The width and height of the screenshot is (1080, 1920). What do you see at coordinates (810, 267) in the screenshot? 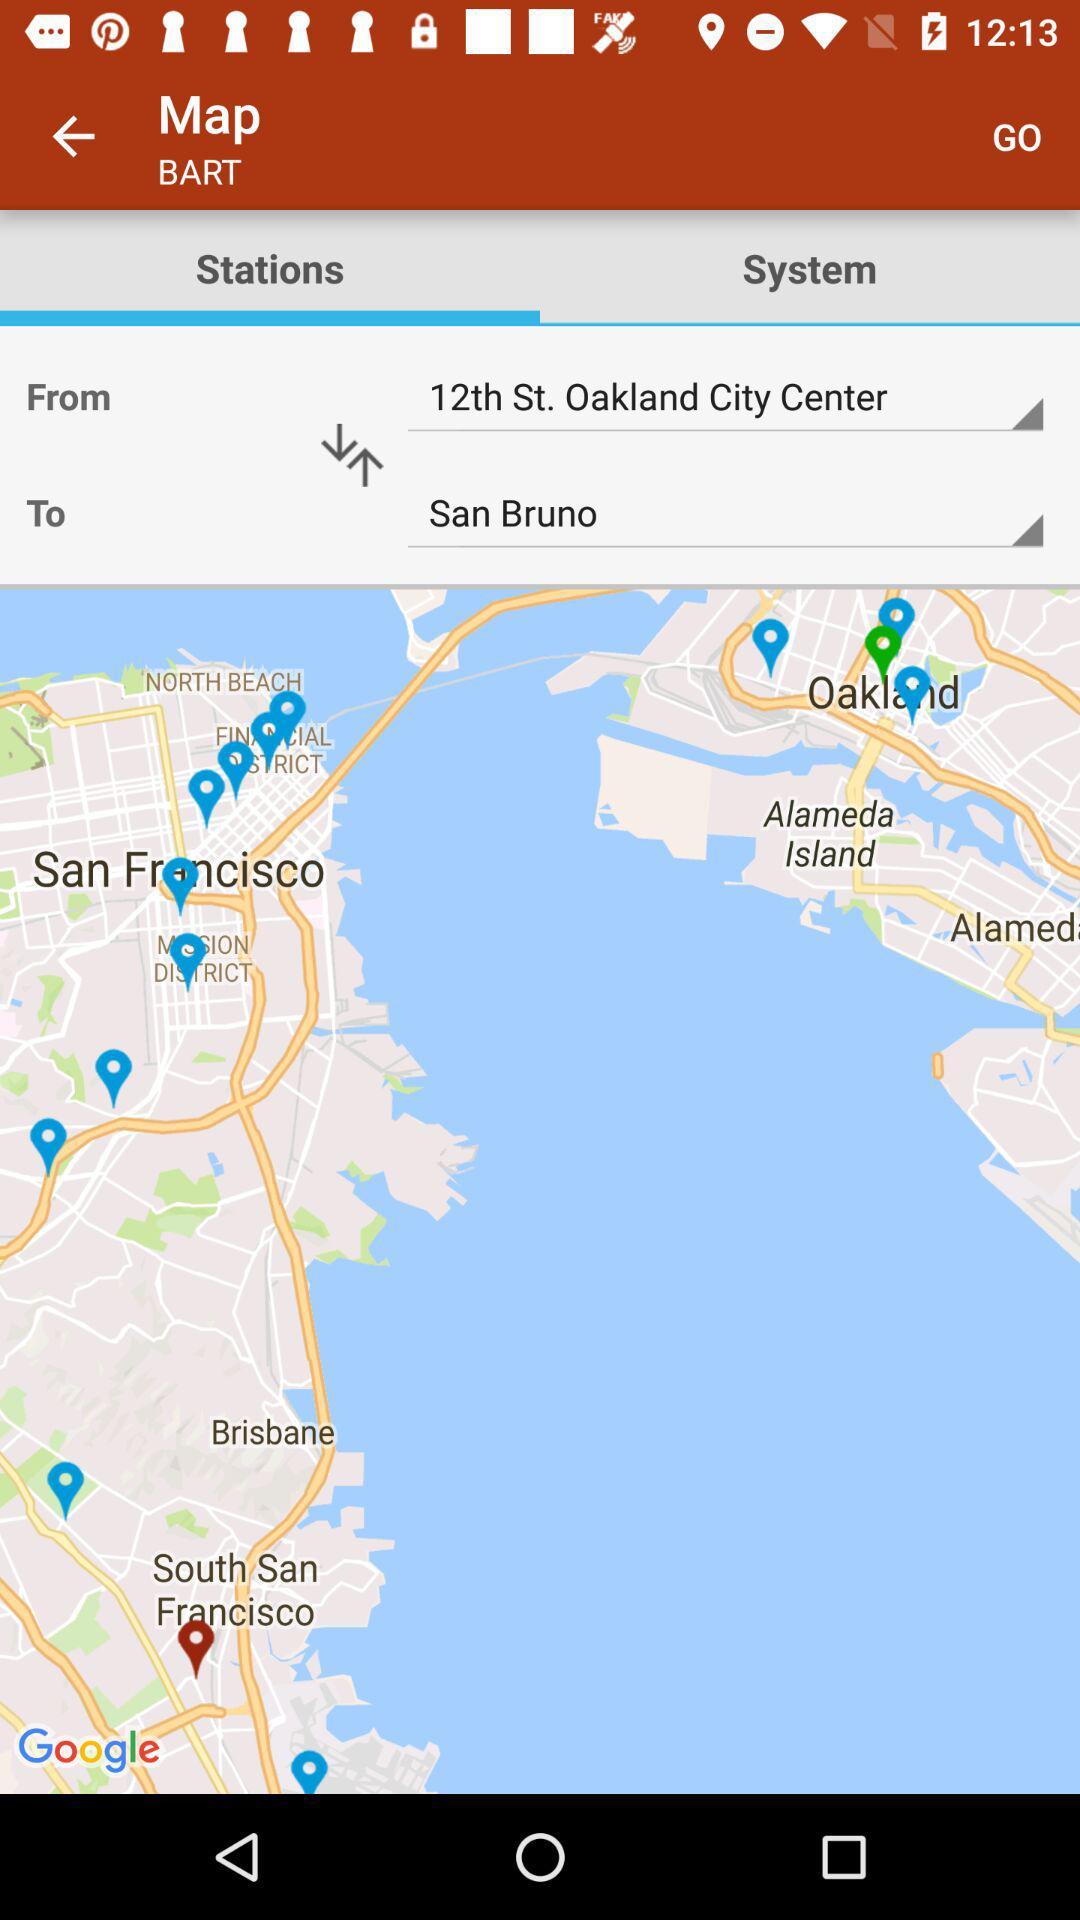
I see `the item next to the stations icon` at bounding box center [810, 267].